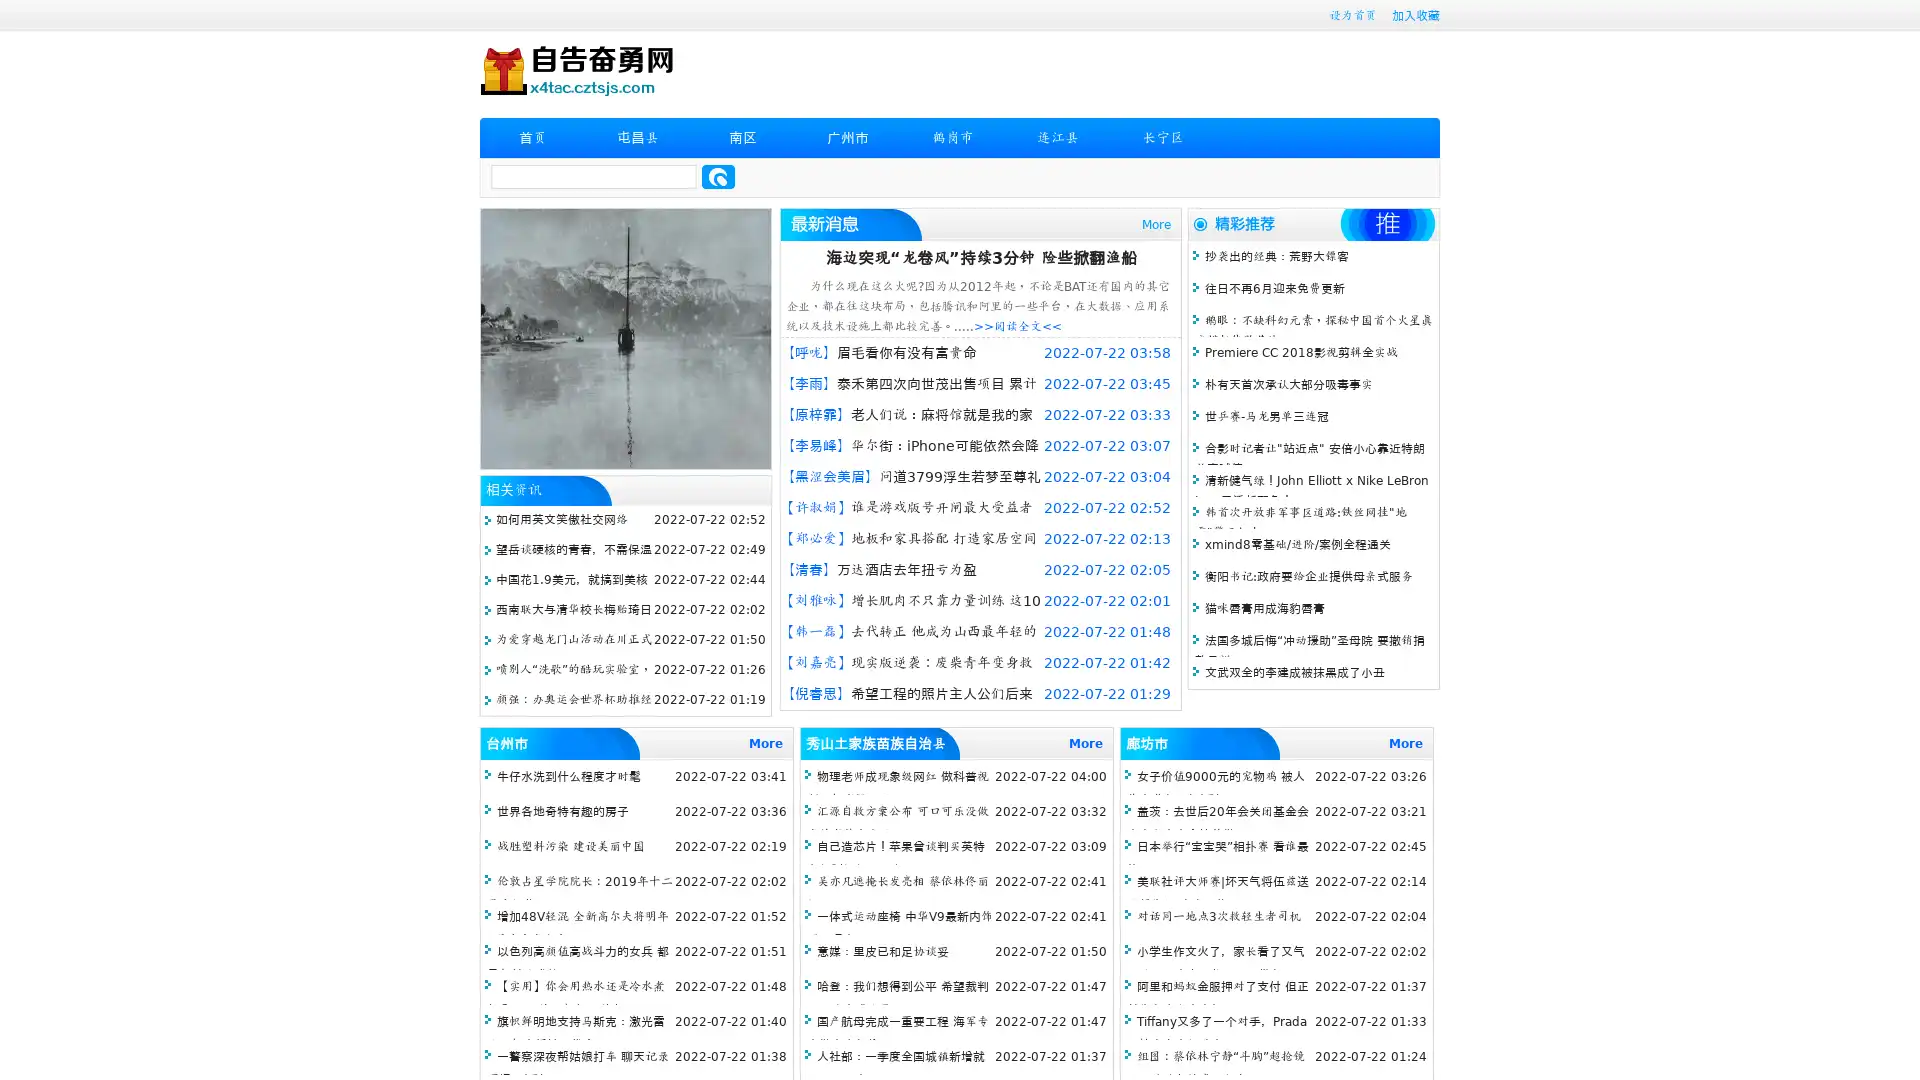  I want to click on Search, so click(718, 176).